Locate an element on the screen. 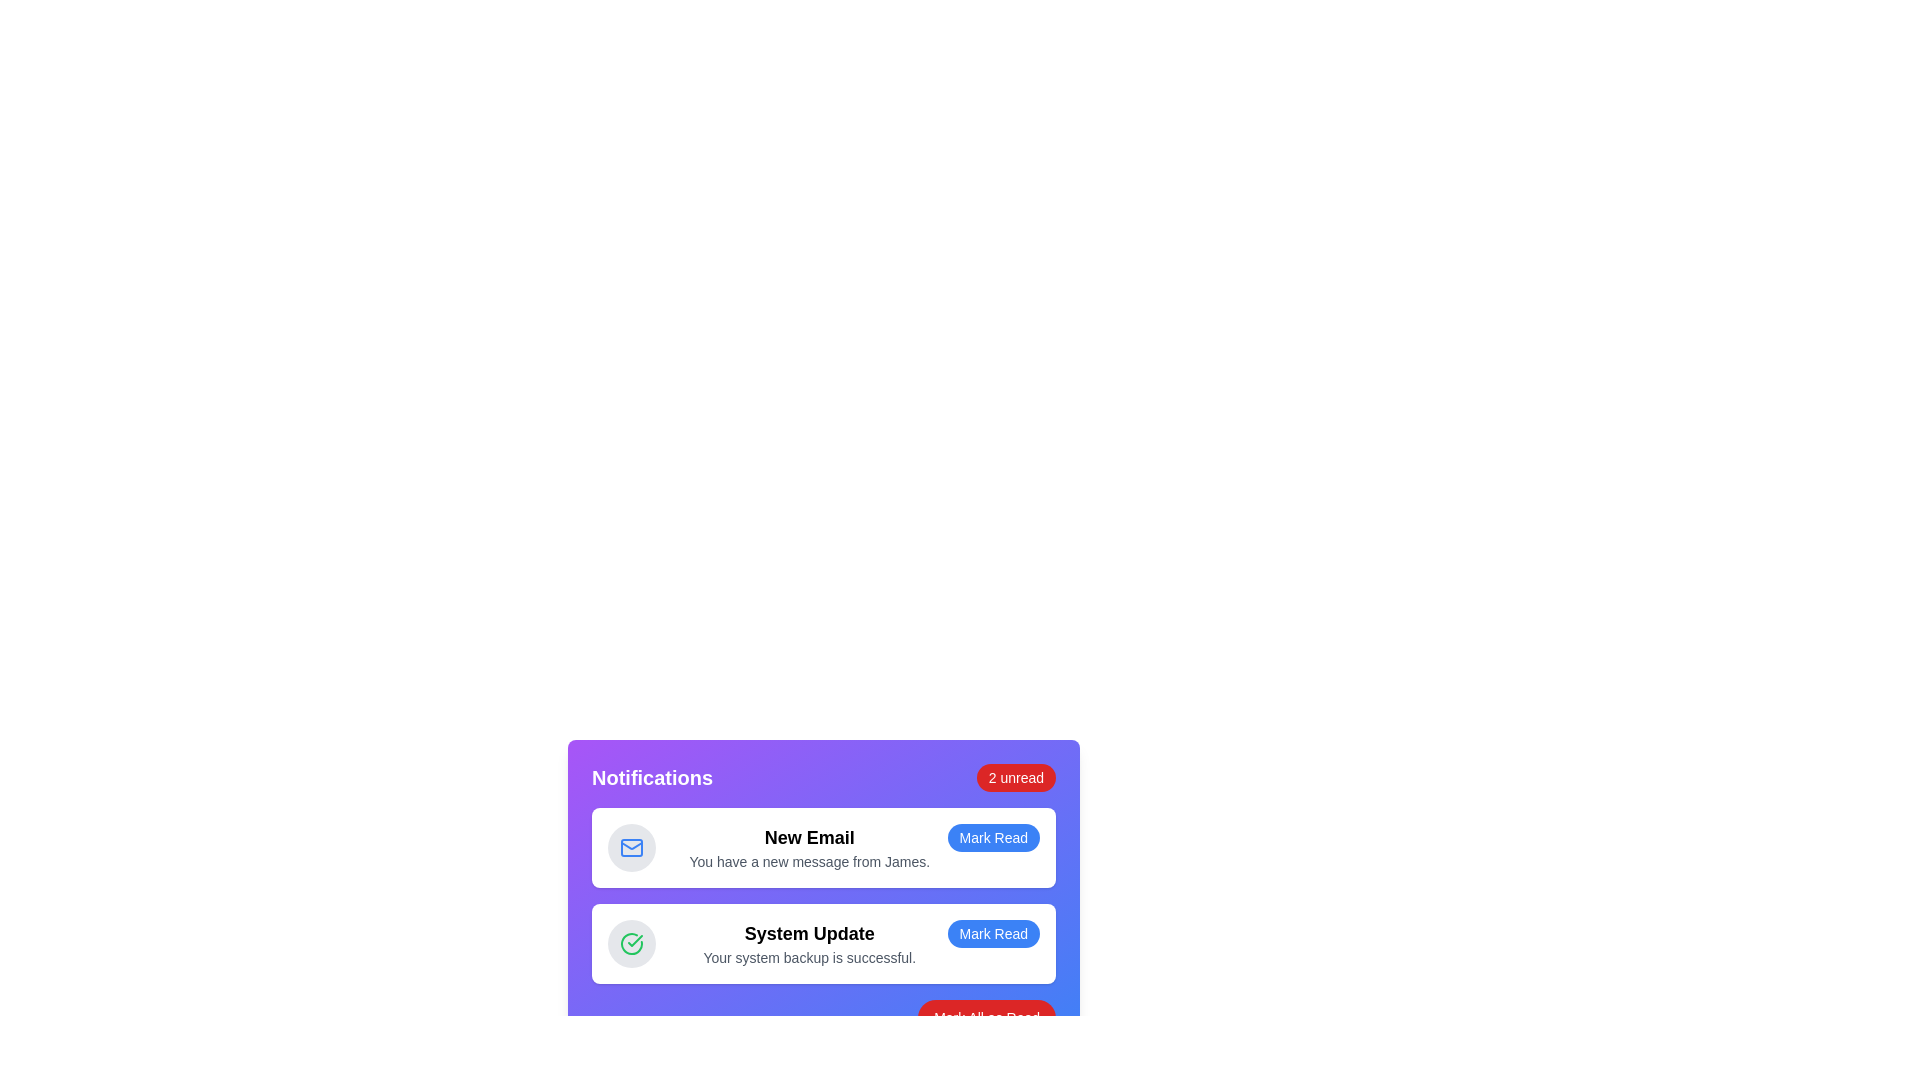 The height and width of the screenshot is (1080, 1920). the 'Mark All as Read' button located at the bottom-right corner of the notification section is located at coordinates (987, 1018).